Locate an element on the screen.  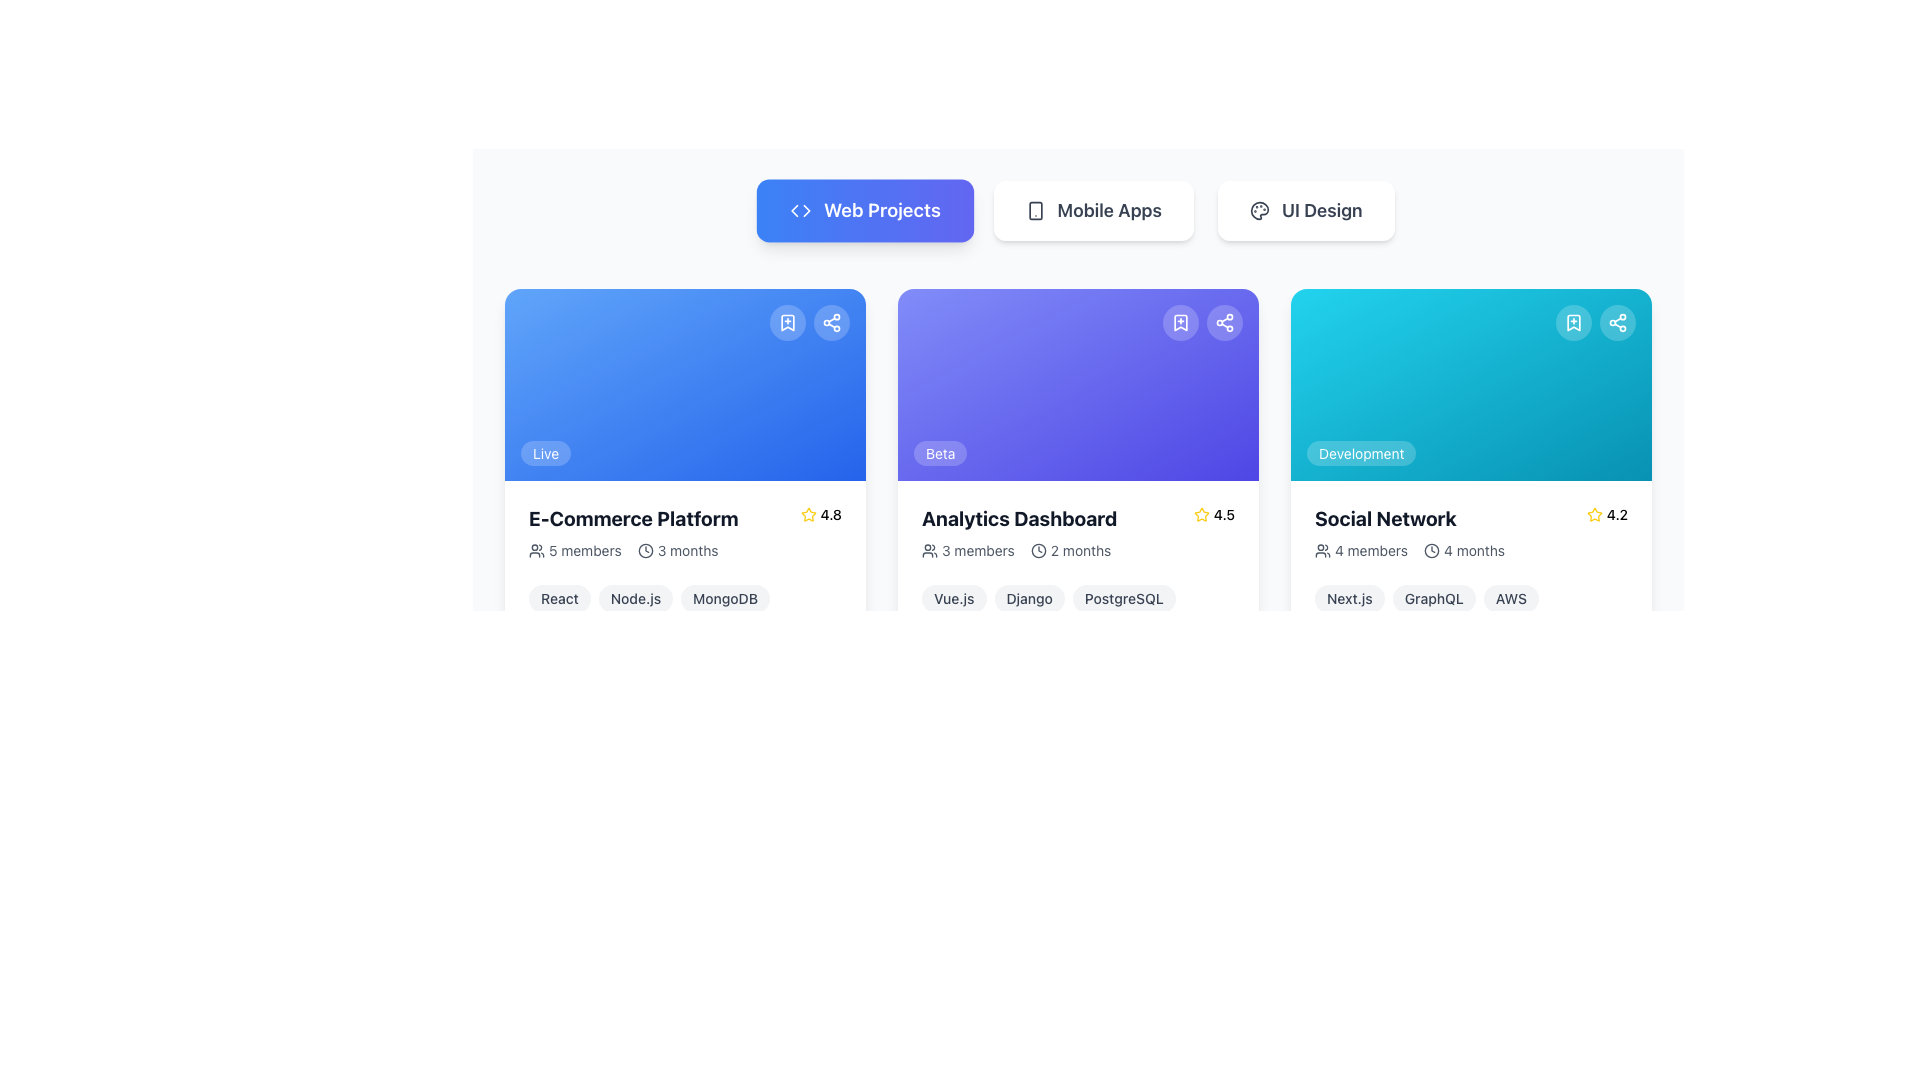
the time icon located in the 'Analytics Dashboard' card, near the text '2 months' is located at coordinates (1038, 551).